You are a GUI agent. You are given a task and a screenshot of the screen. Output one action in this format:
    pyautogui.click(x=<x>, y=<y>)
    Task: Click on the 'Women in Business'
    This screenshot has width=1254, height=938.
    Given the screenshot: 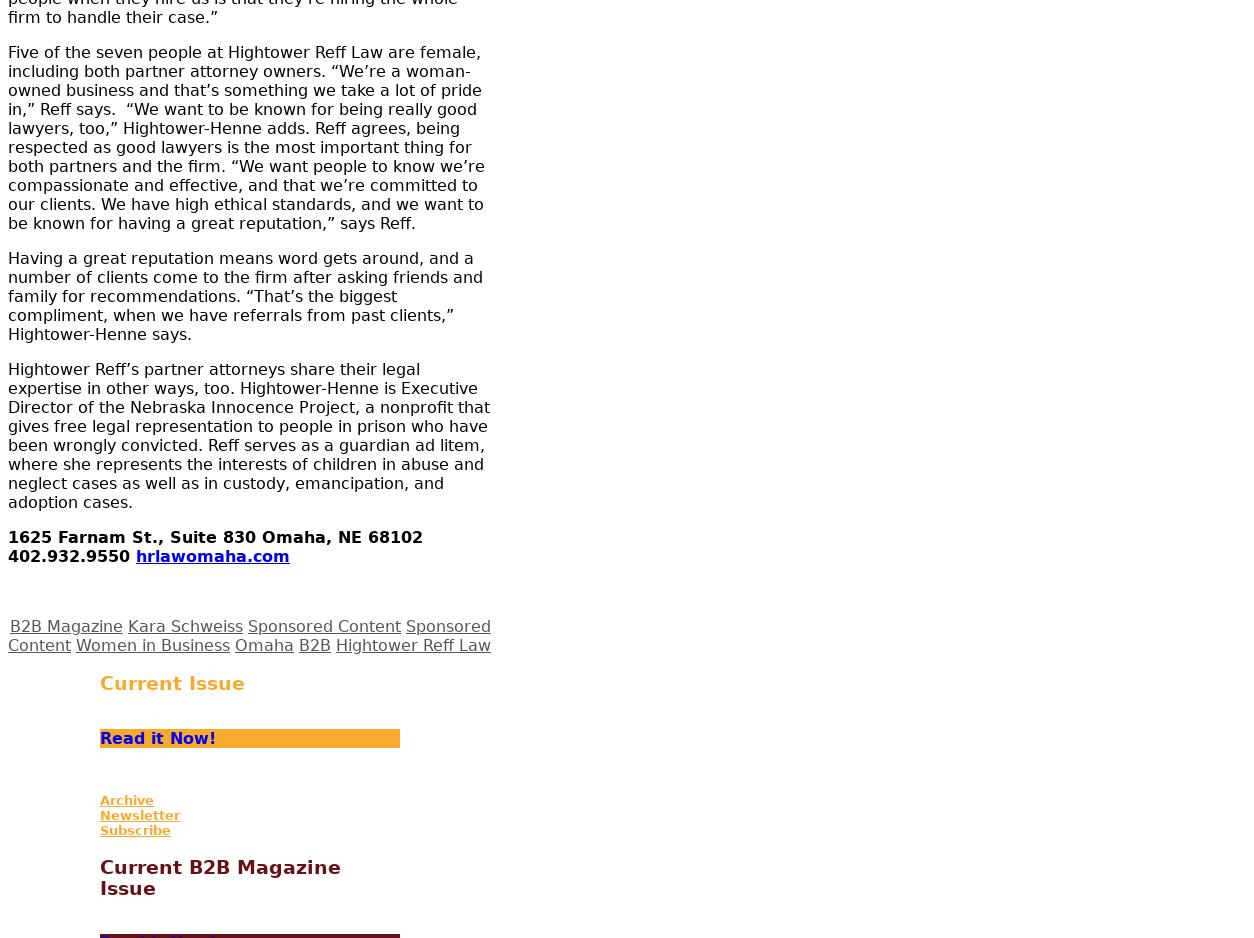 What is the action you would take?
    pyautogui.click(x=75, y=643)
    